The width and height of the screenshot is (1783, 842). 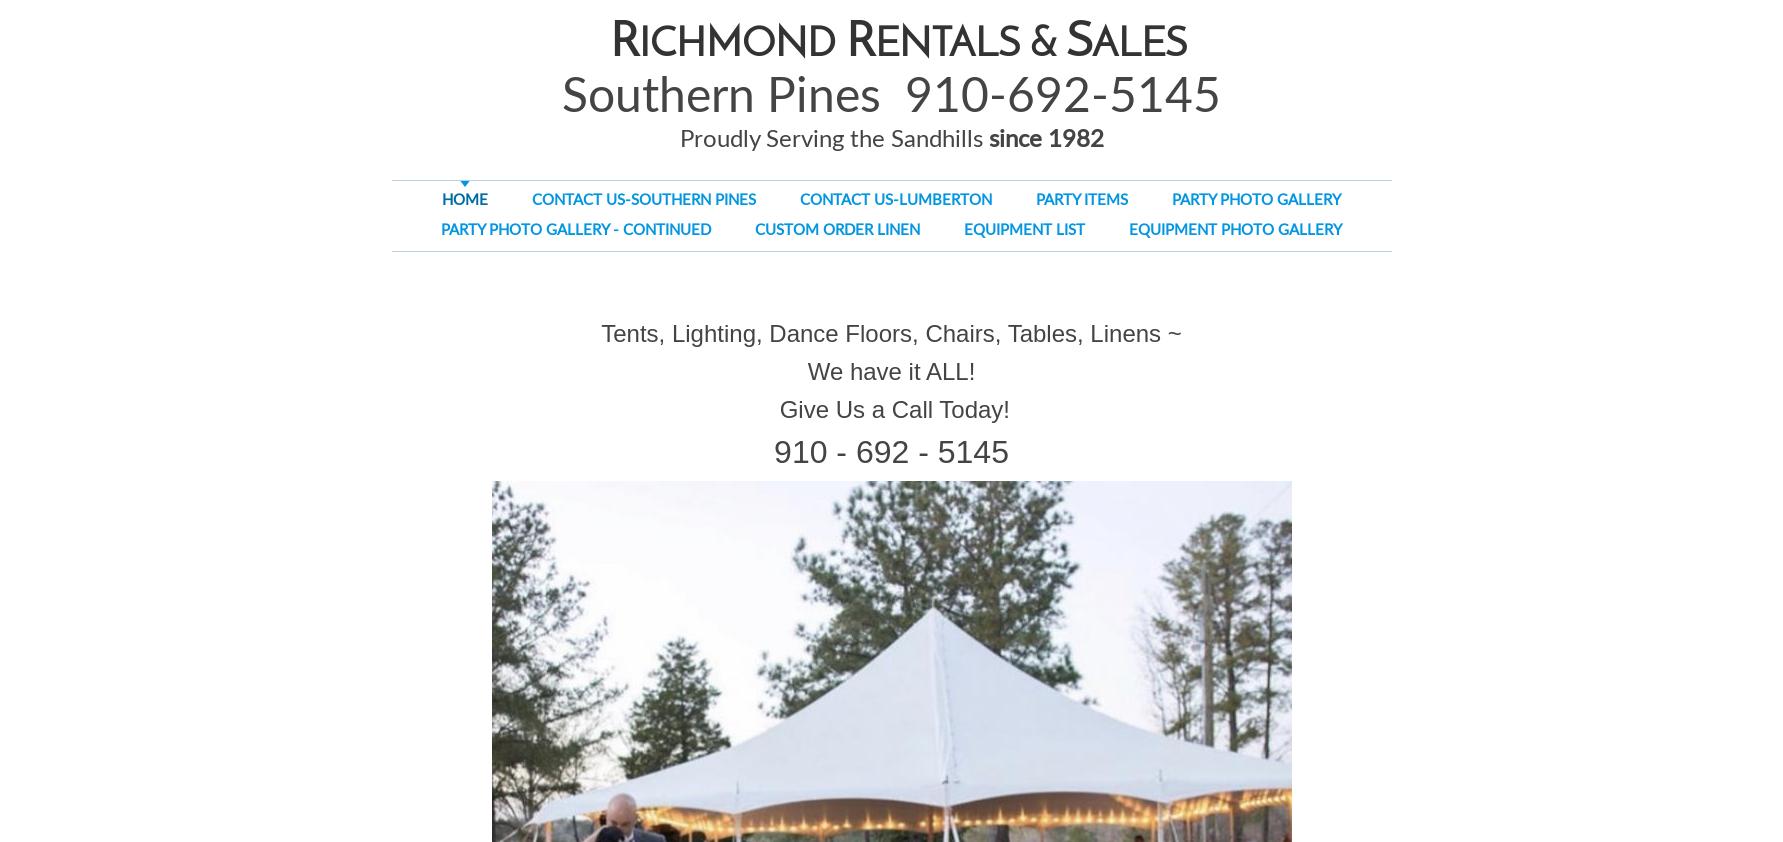 I want to click on 'Home', so click(x=465, y=199).